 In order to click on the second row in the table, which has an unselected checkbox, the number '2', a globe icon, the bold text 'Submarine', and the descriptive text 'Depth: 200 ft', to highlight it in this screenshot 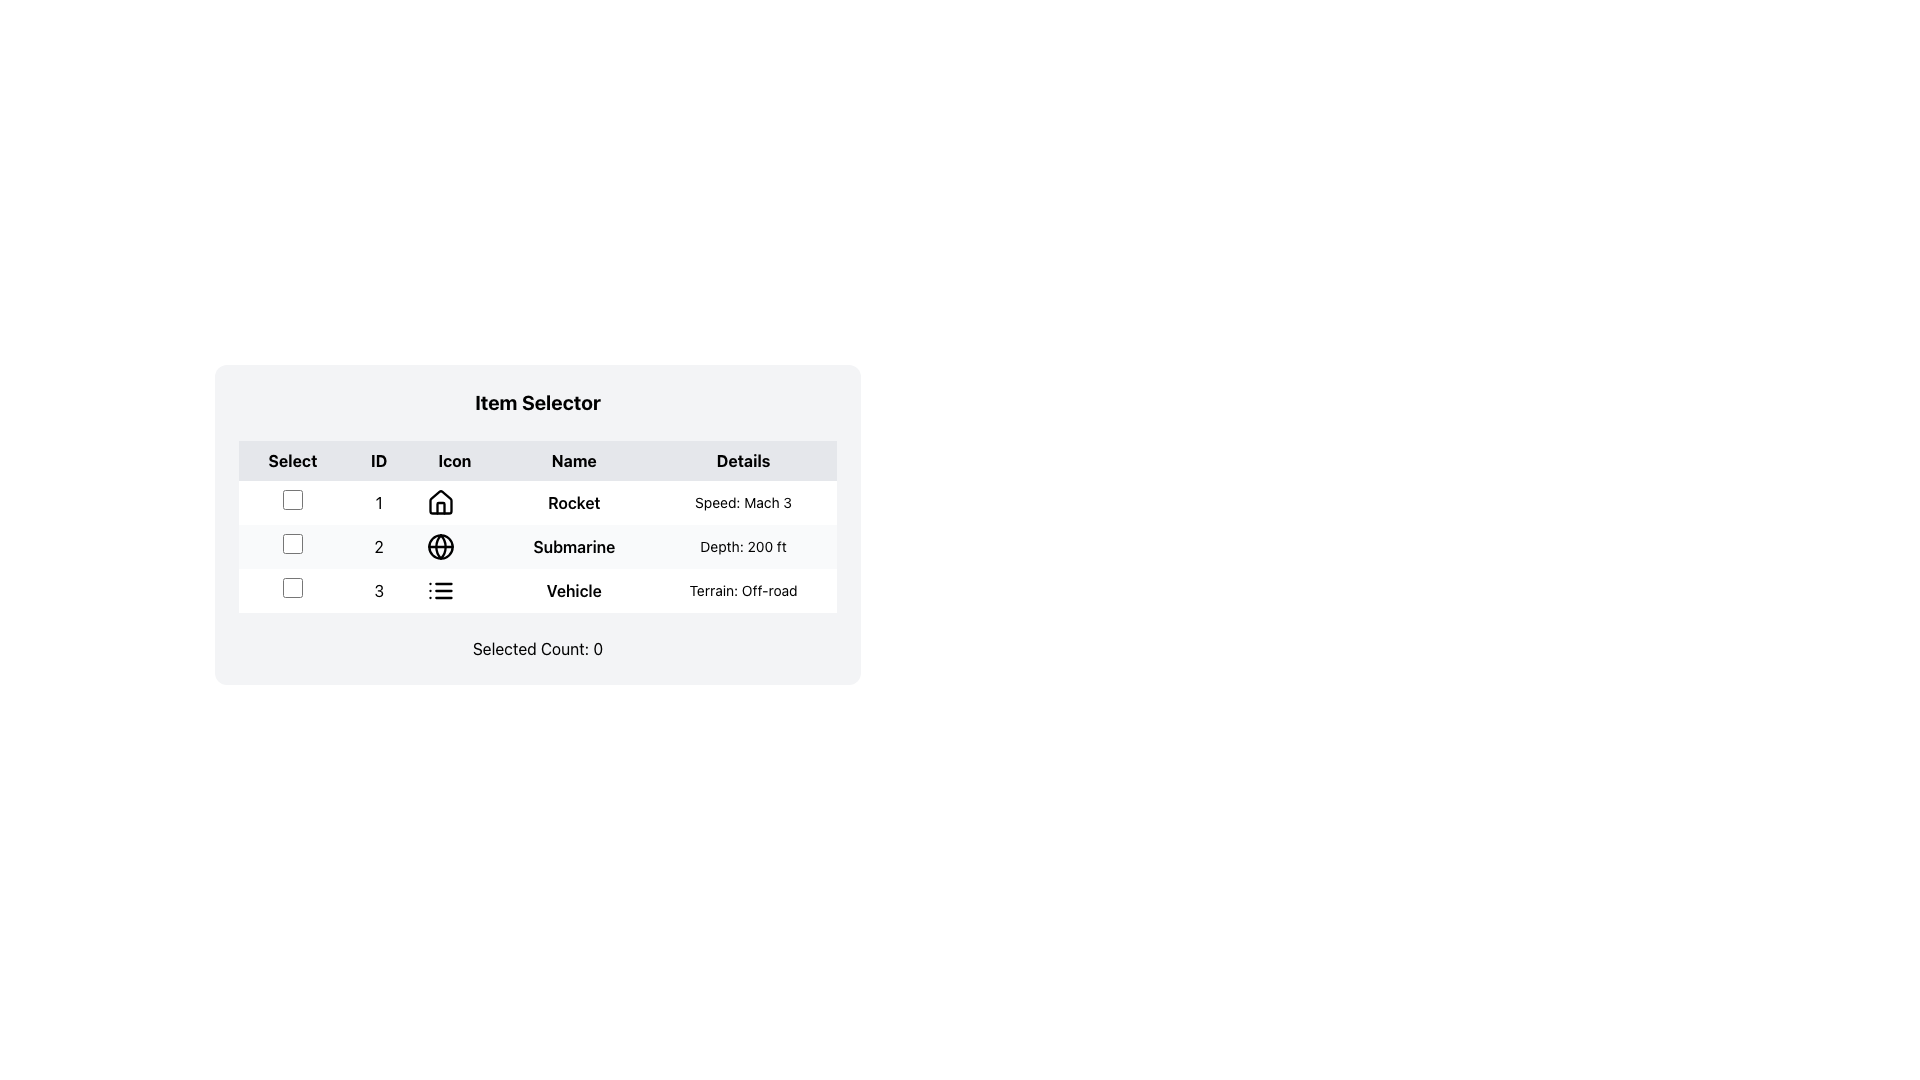, I will do `click(537, 547)`.